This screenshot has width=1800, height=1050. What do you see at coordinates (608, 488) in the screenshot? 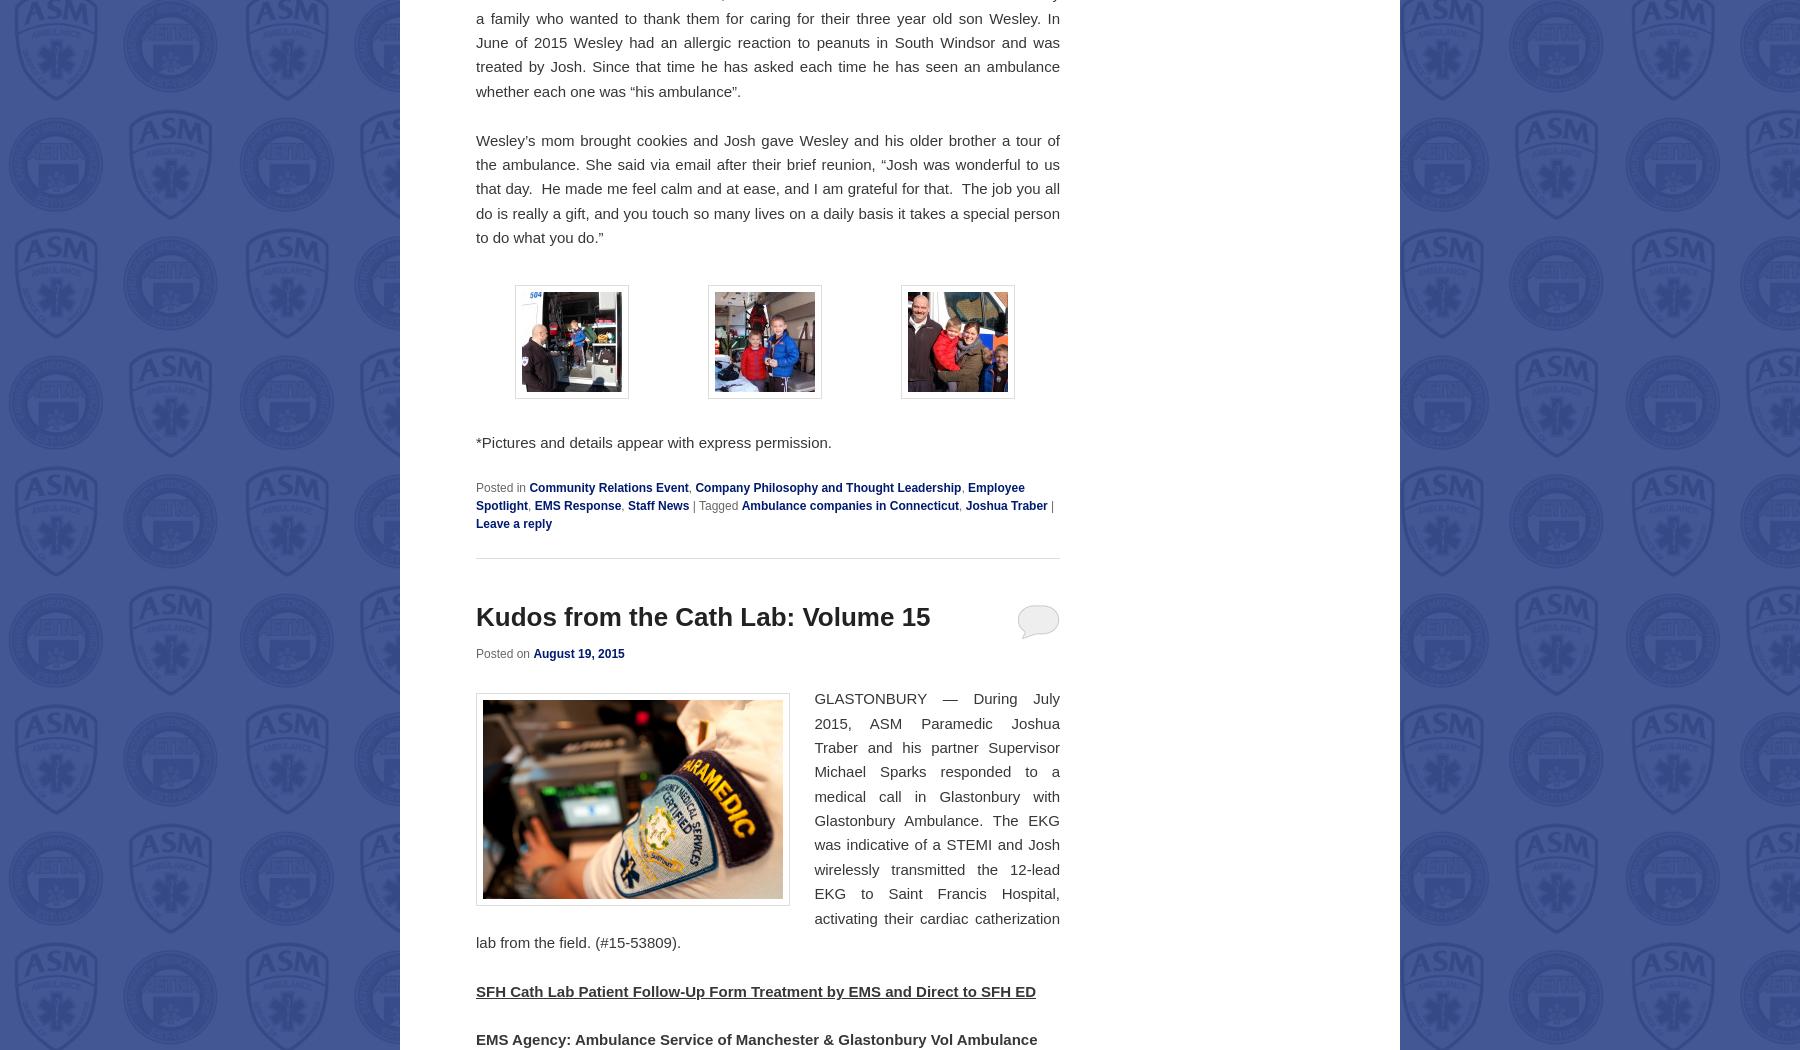
I see `'Community Relations Event'` at bounding box center [608, 488].